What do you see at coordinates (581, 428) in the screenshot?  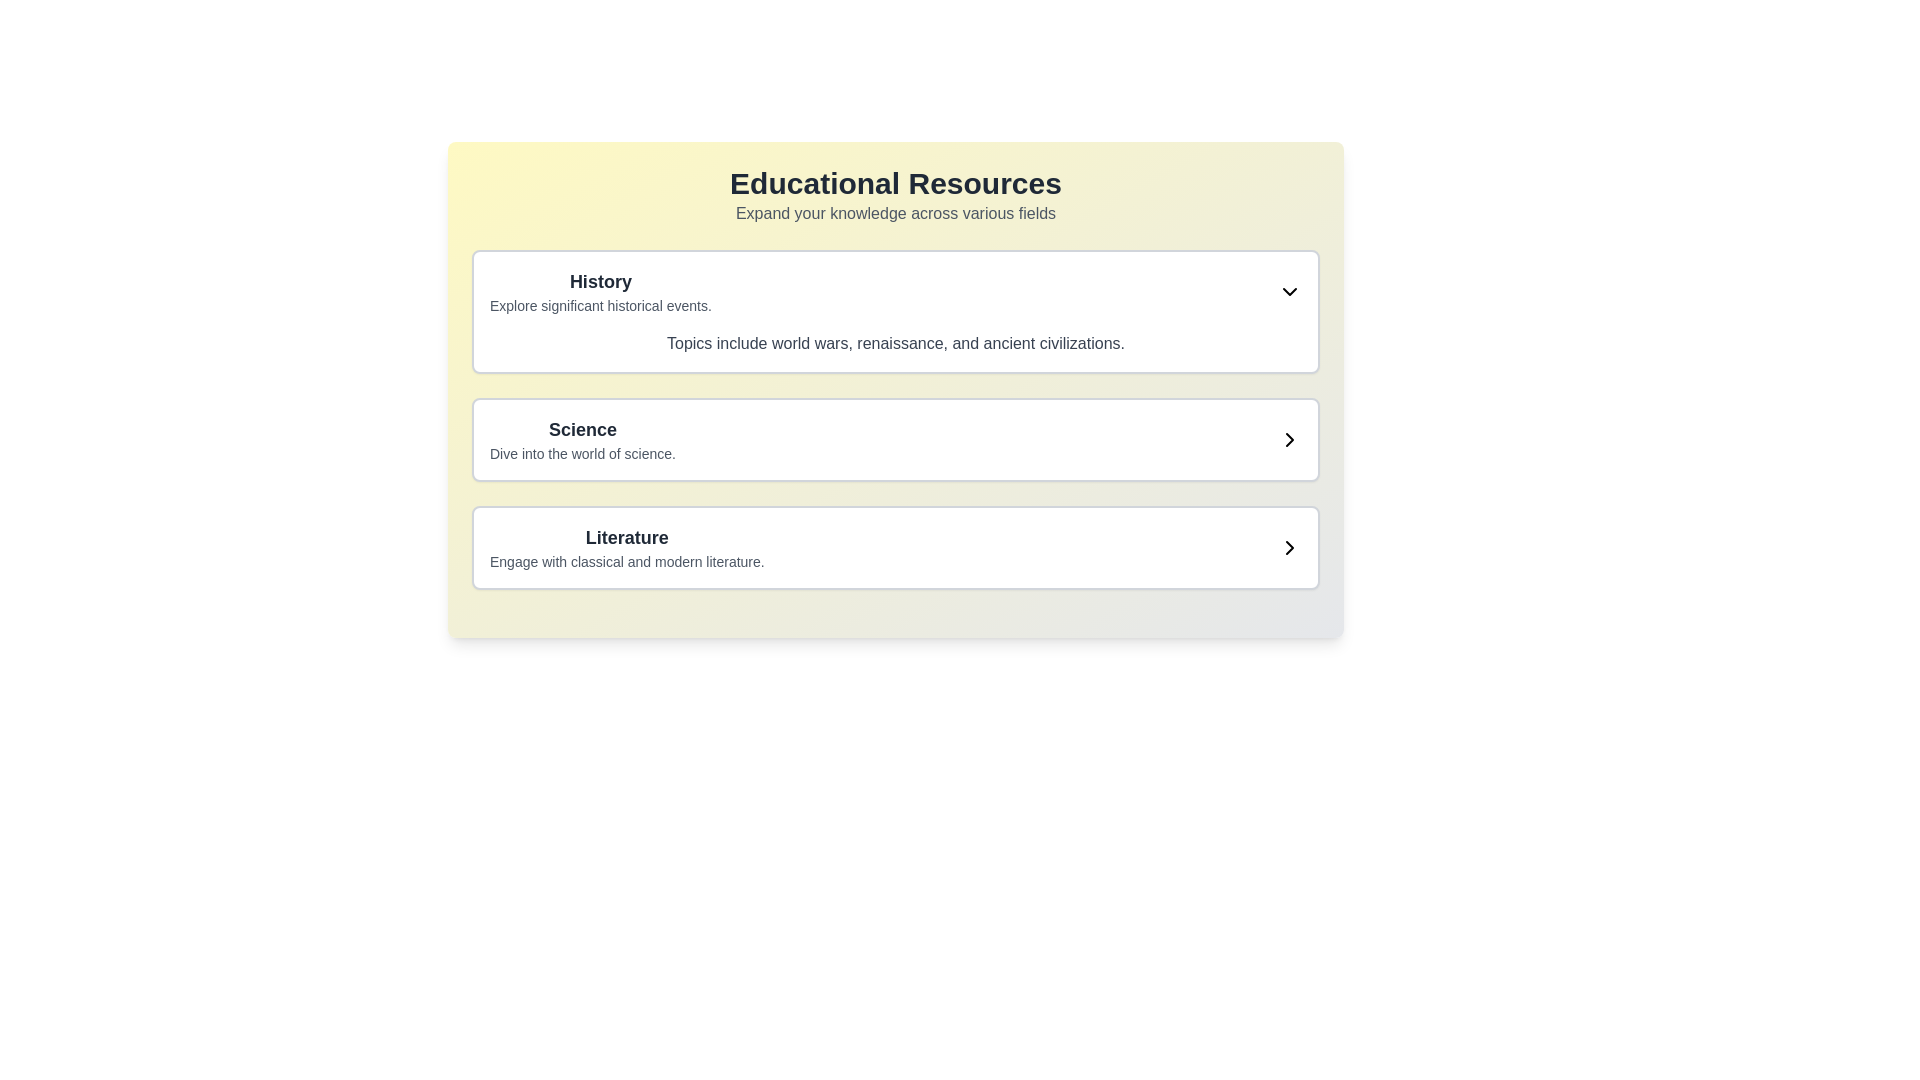 I see `the Text label that serves as a header for its section, located below 'History' and above 'Literature'` at bounding box center [581, 428].